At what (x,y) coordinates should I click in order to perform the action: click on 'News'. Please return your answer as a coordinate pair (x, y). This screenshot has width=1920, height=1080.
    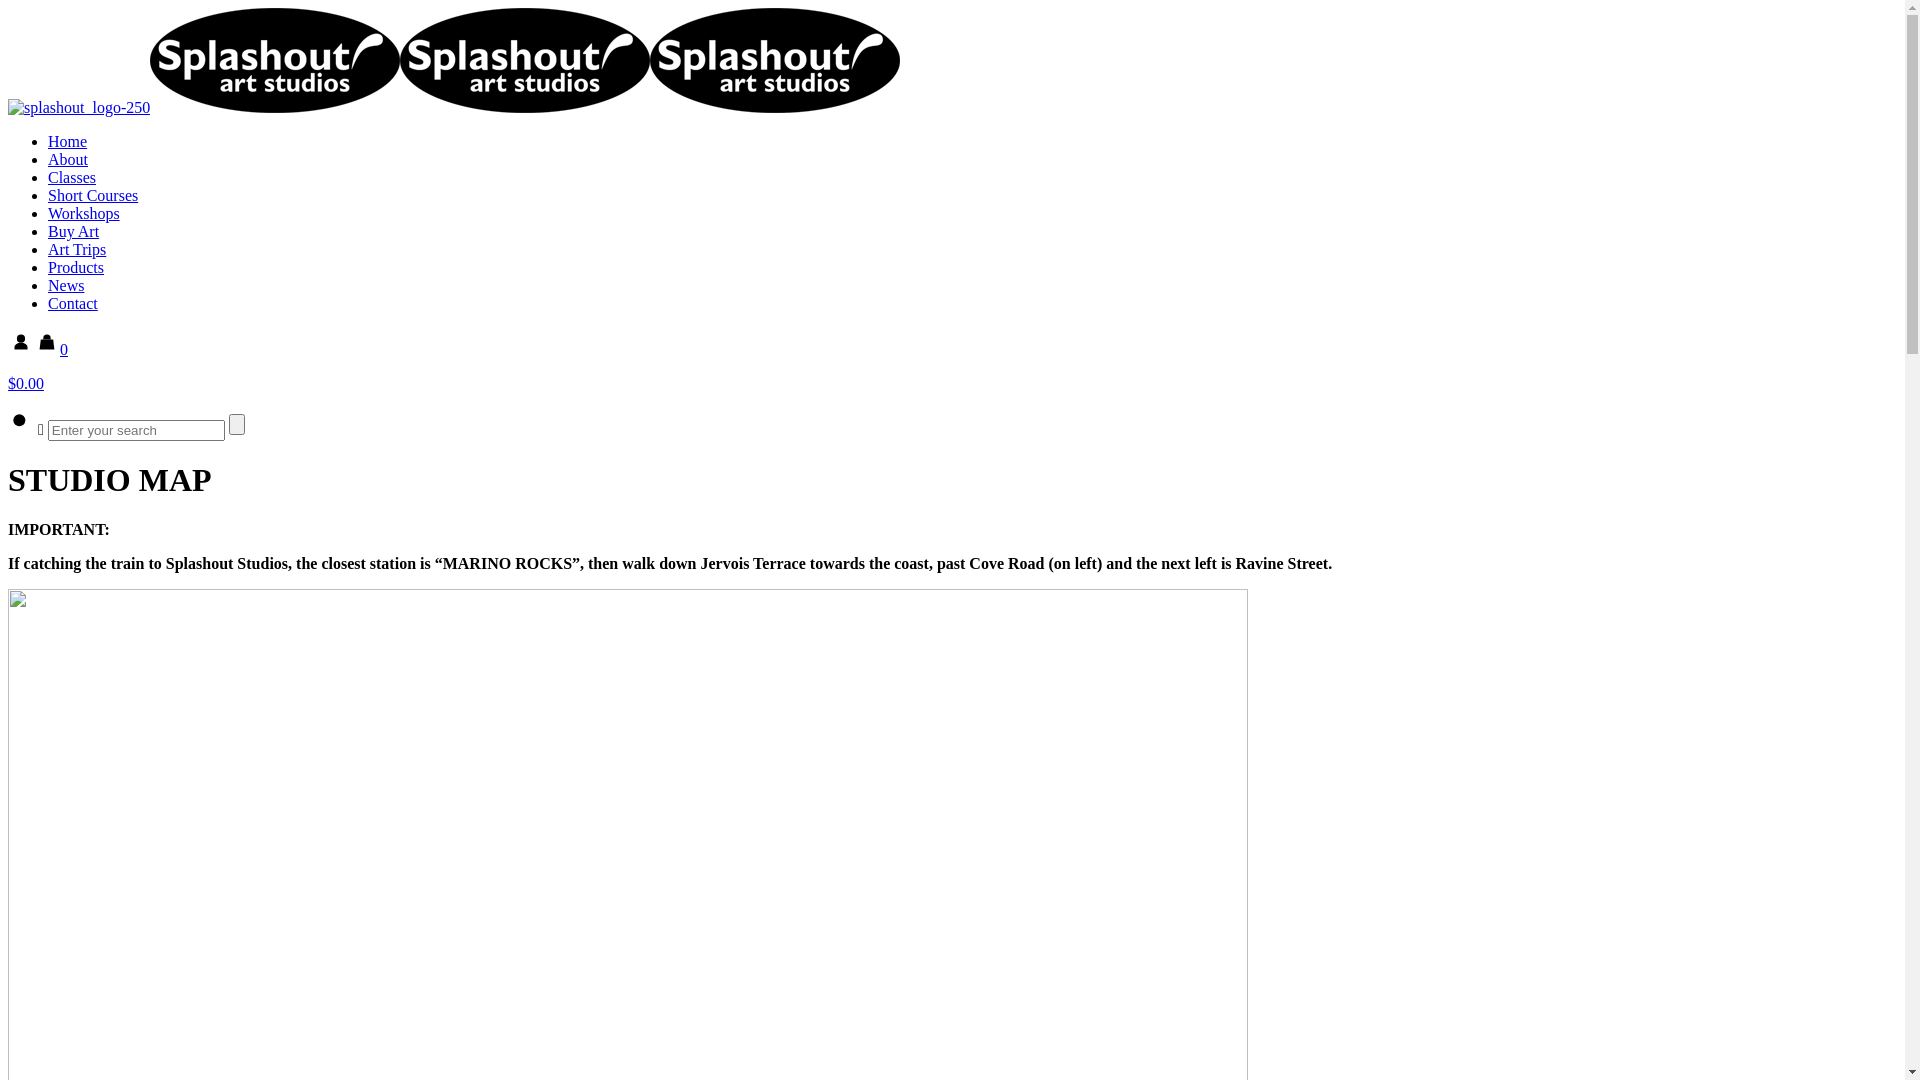
    Looking at the image, I should click on (66, 285).